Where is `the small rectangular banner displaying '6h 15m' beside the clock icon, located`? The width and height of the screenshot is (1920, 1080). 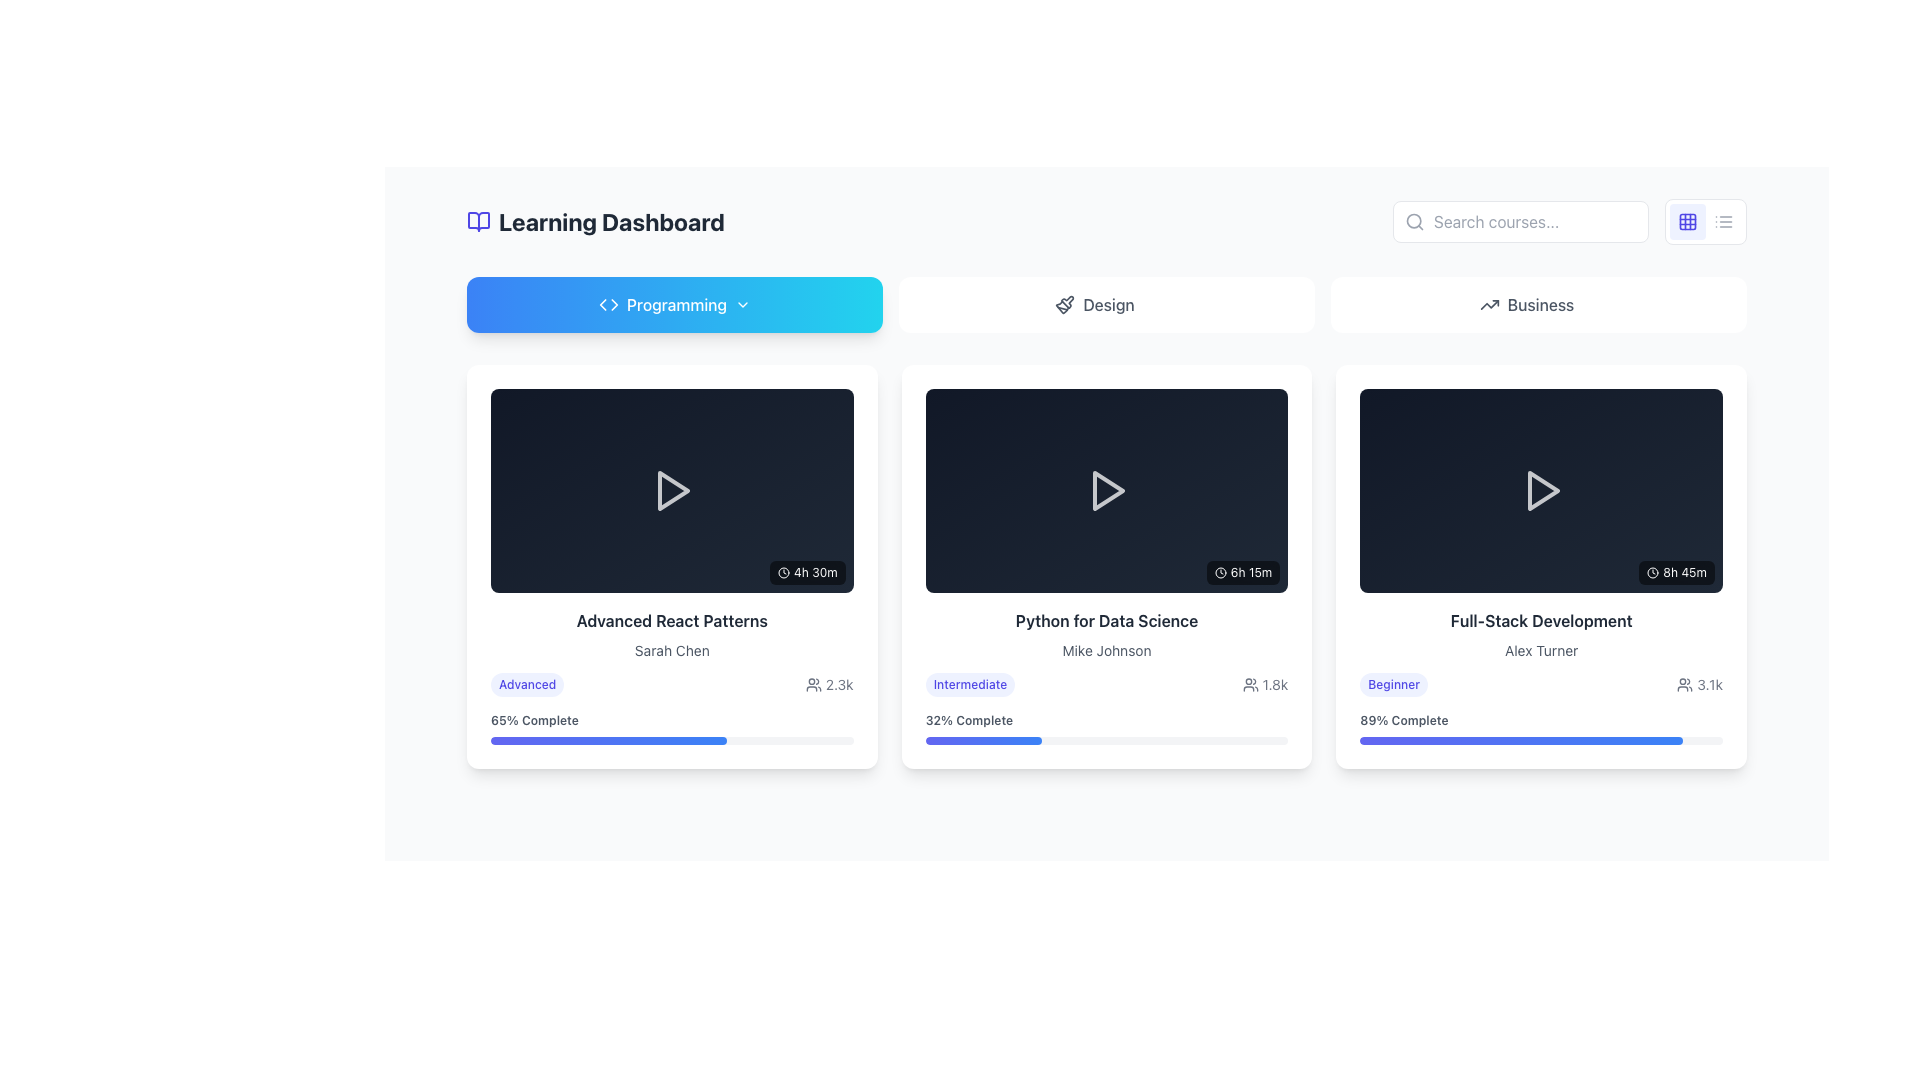
the small rectangular banner displaying '6h 15m' beside the clock icon, located is located at coordinates (1242, 573).